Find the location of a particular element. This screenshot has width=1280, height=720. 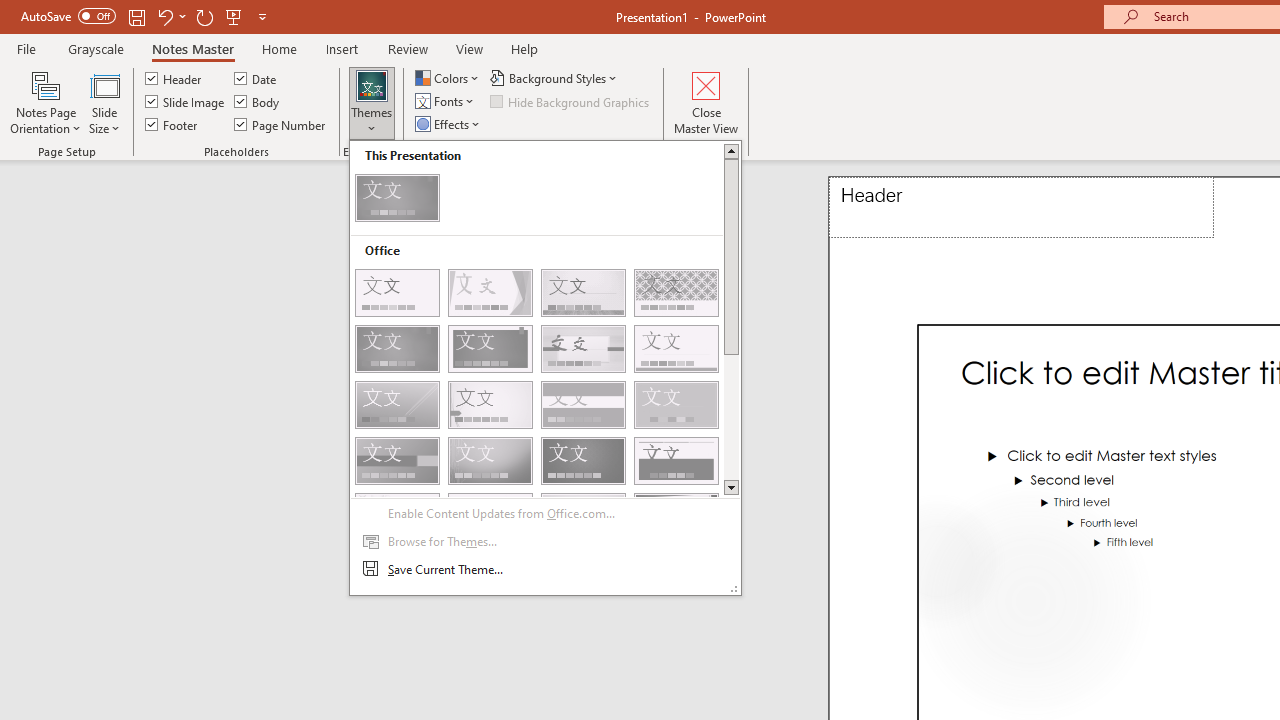

'Header' is located at coordinates (1021, 207).